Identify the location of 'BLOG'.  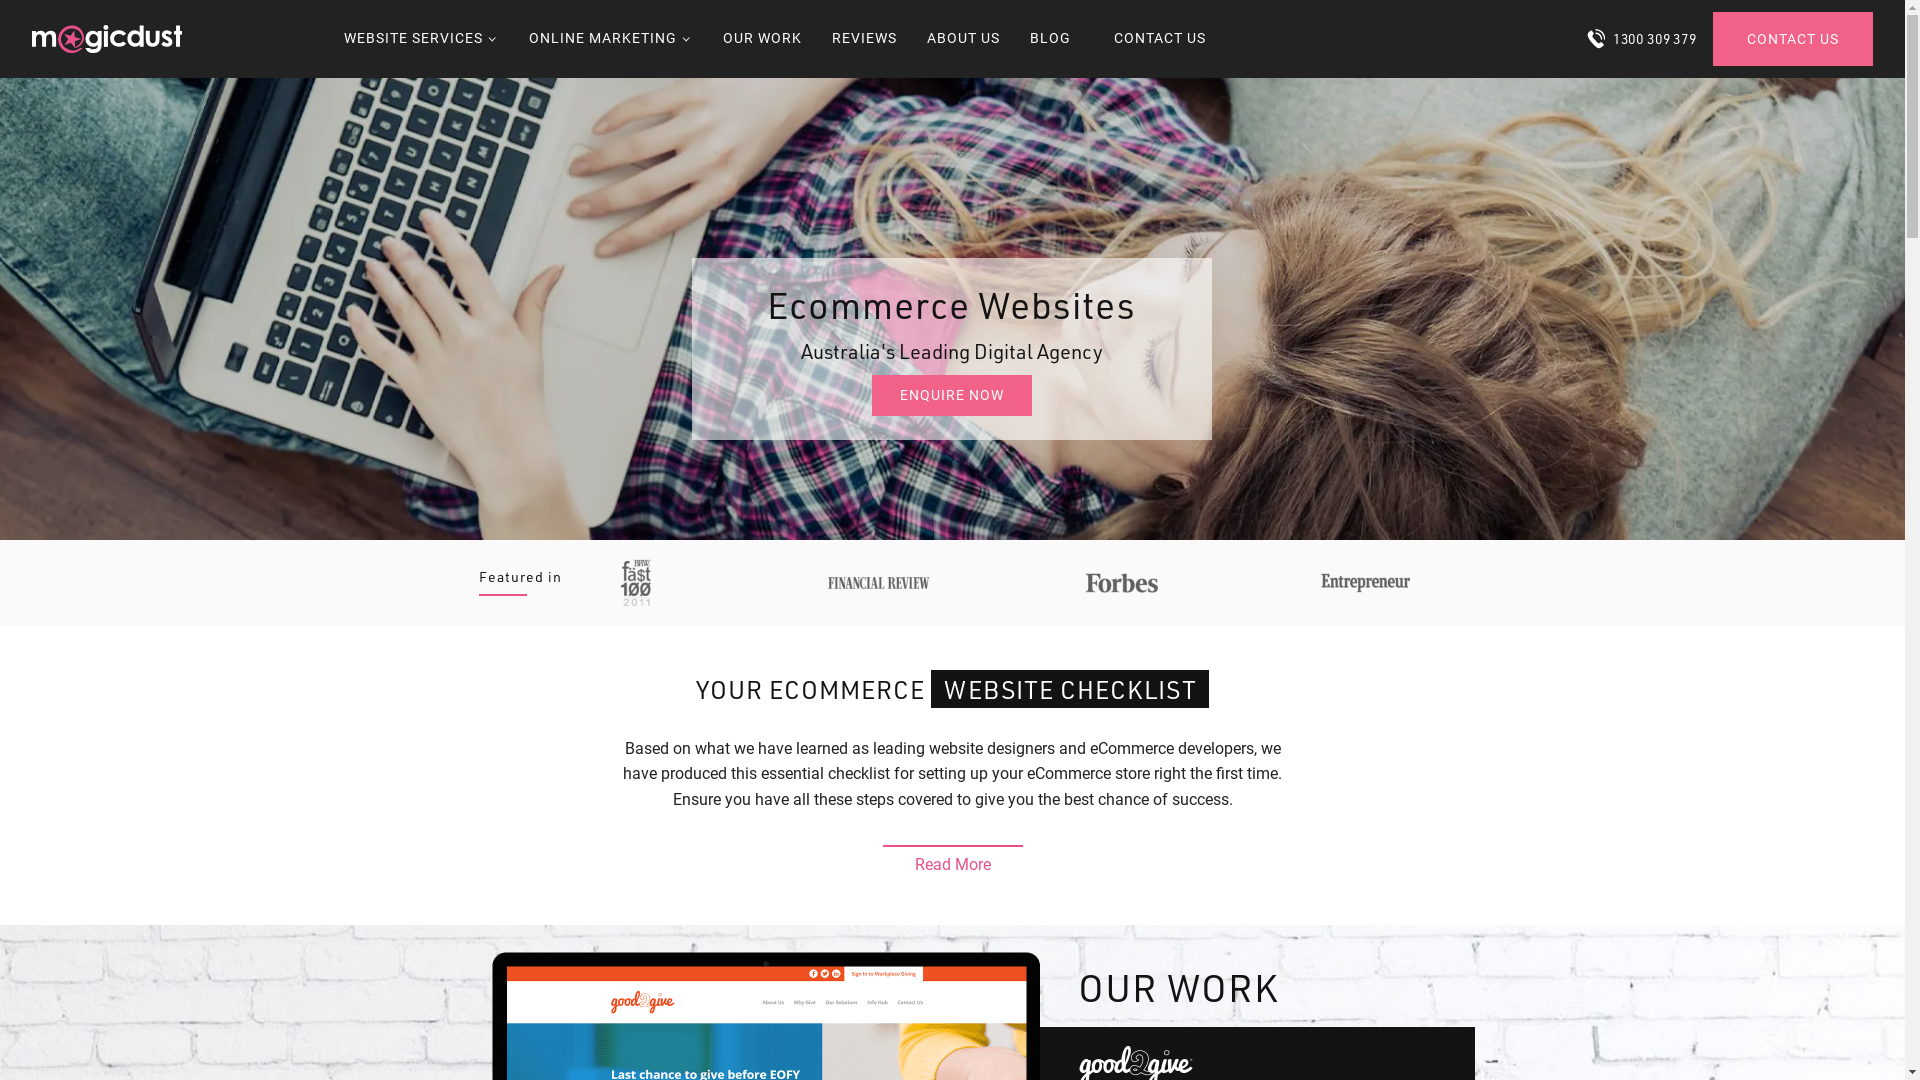
(1030, 38).